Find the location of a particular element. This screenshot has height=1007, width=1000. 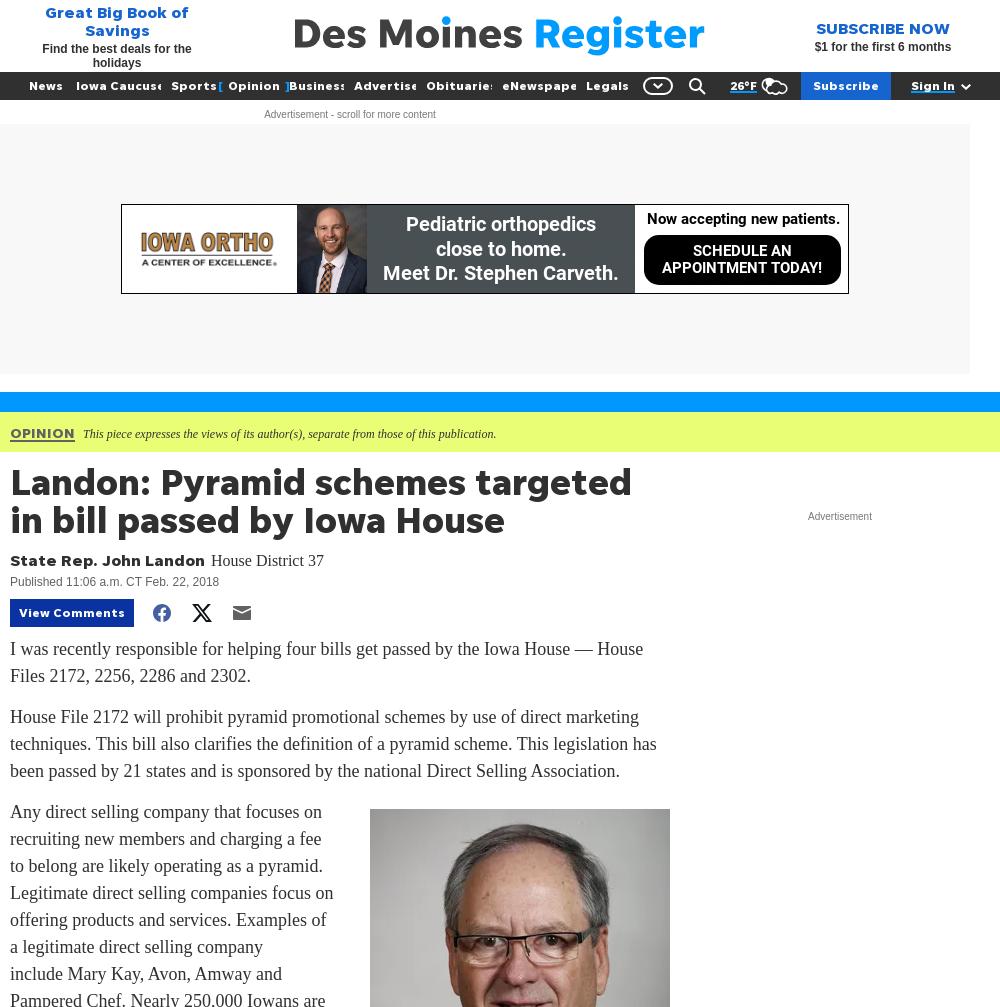

'eNewspaper' is located at coordinates (542, 85).